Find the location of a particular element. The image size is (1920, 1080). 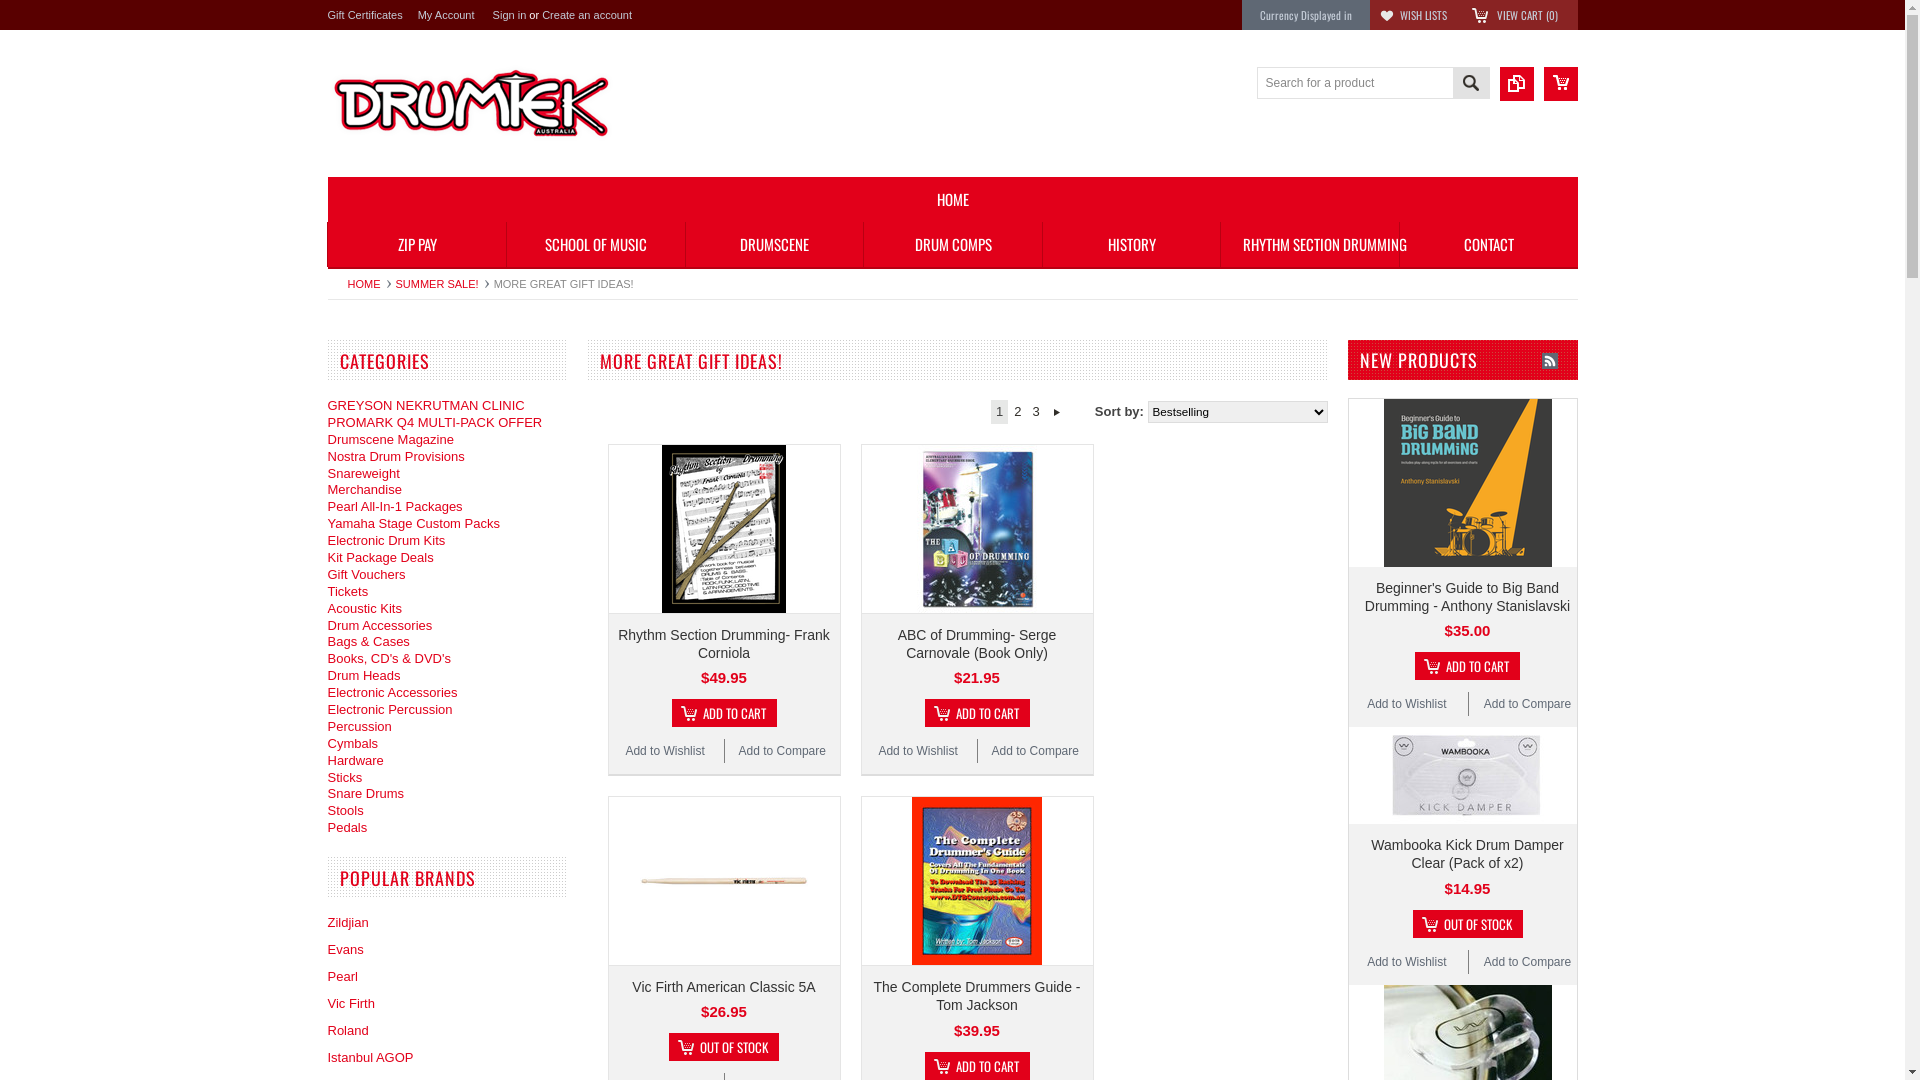

'OUT OF STOCK' is located at coordinates (723, 1045).